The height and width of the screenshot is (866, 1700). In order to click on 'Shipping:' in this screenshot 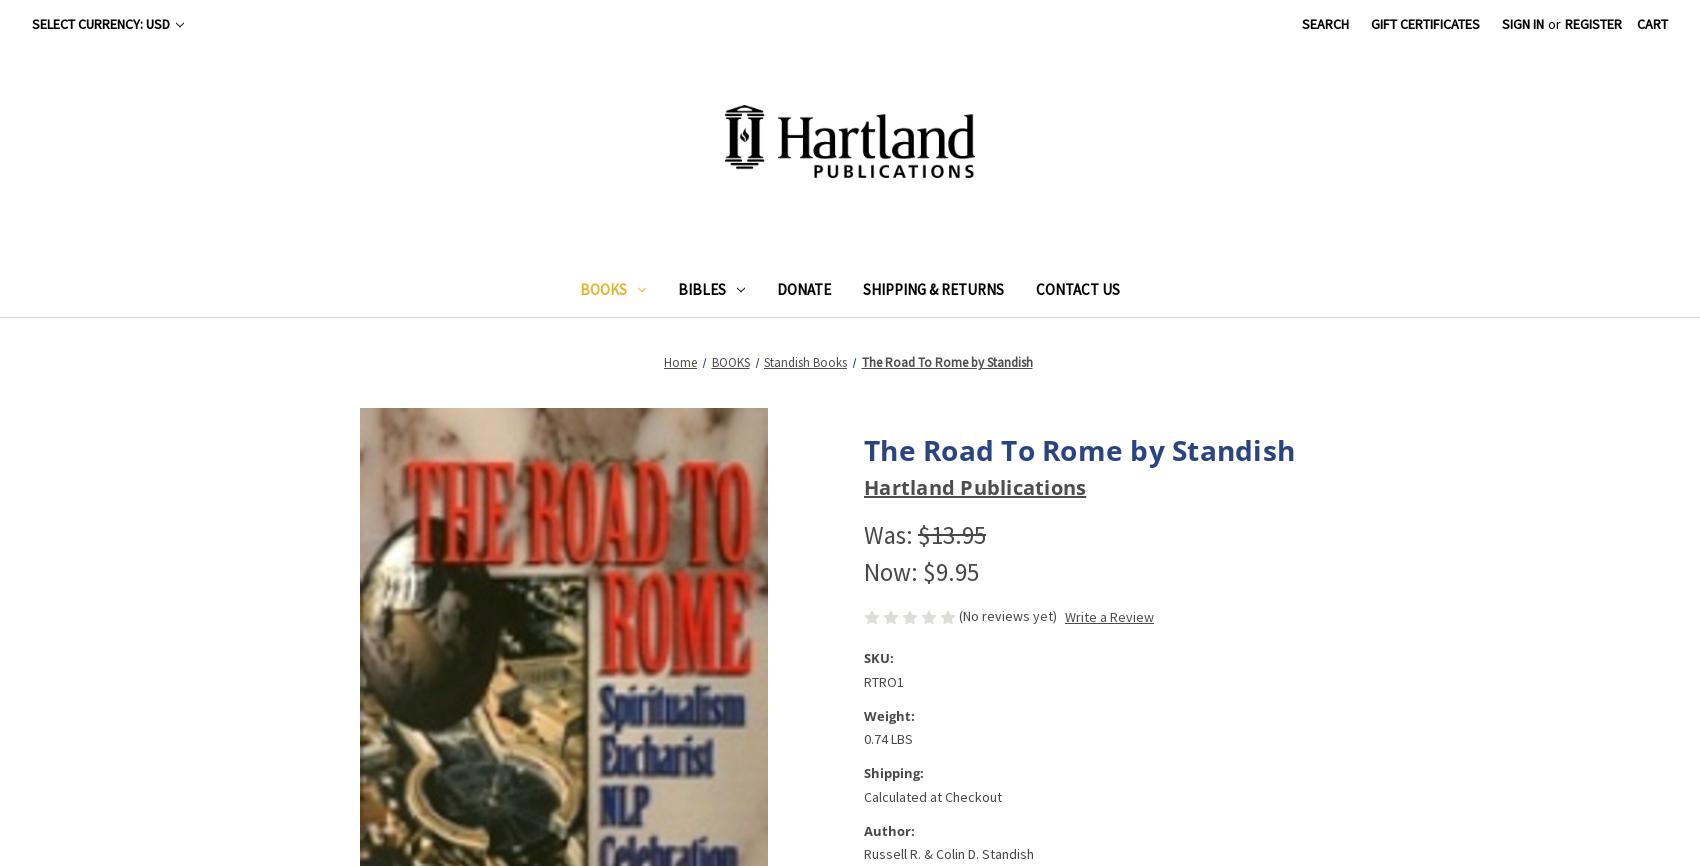, I will do `click(894, 771)`.